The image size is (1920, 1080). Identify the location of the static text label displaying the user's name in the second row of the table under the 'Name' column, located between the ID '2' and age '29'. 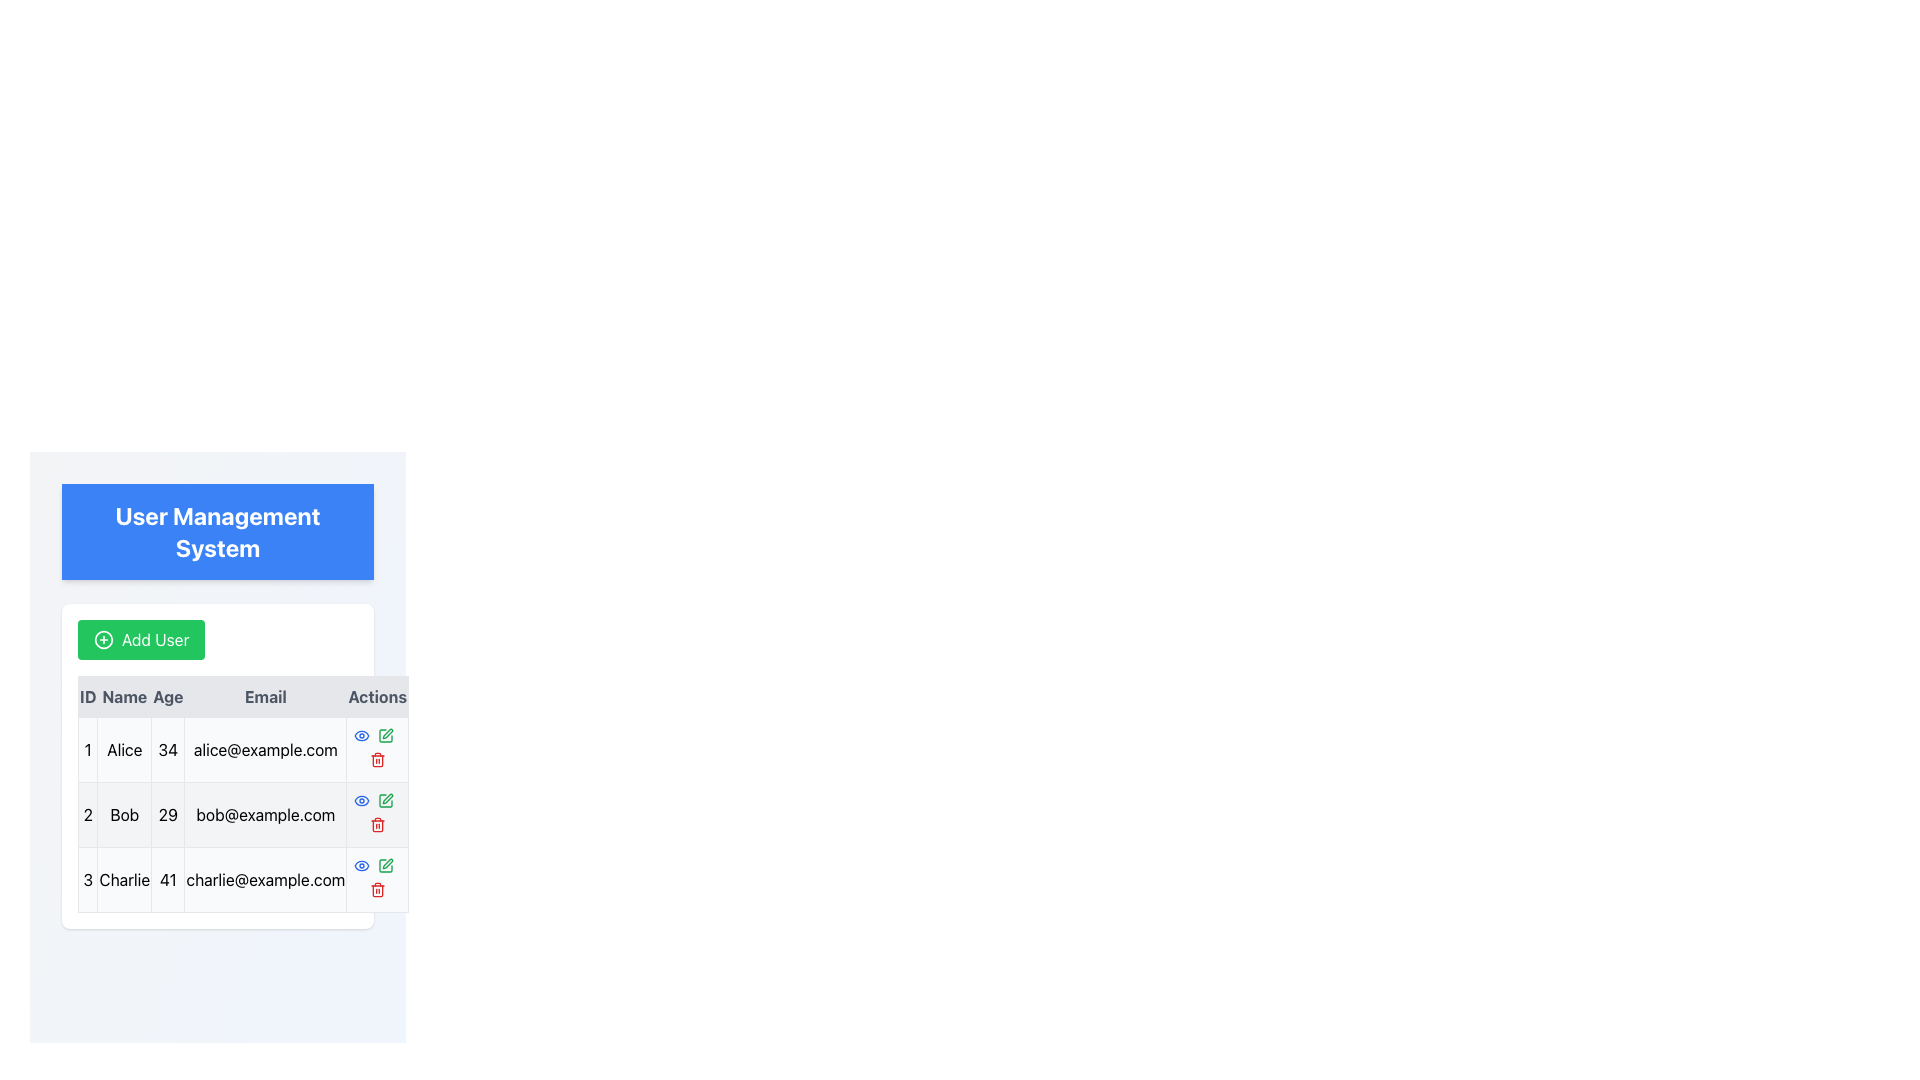
(123, 814).